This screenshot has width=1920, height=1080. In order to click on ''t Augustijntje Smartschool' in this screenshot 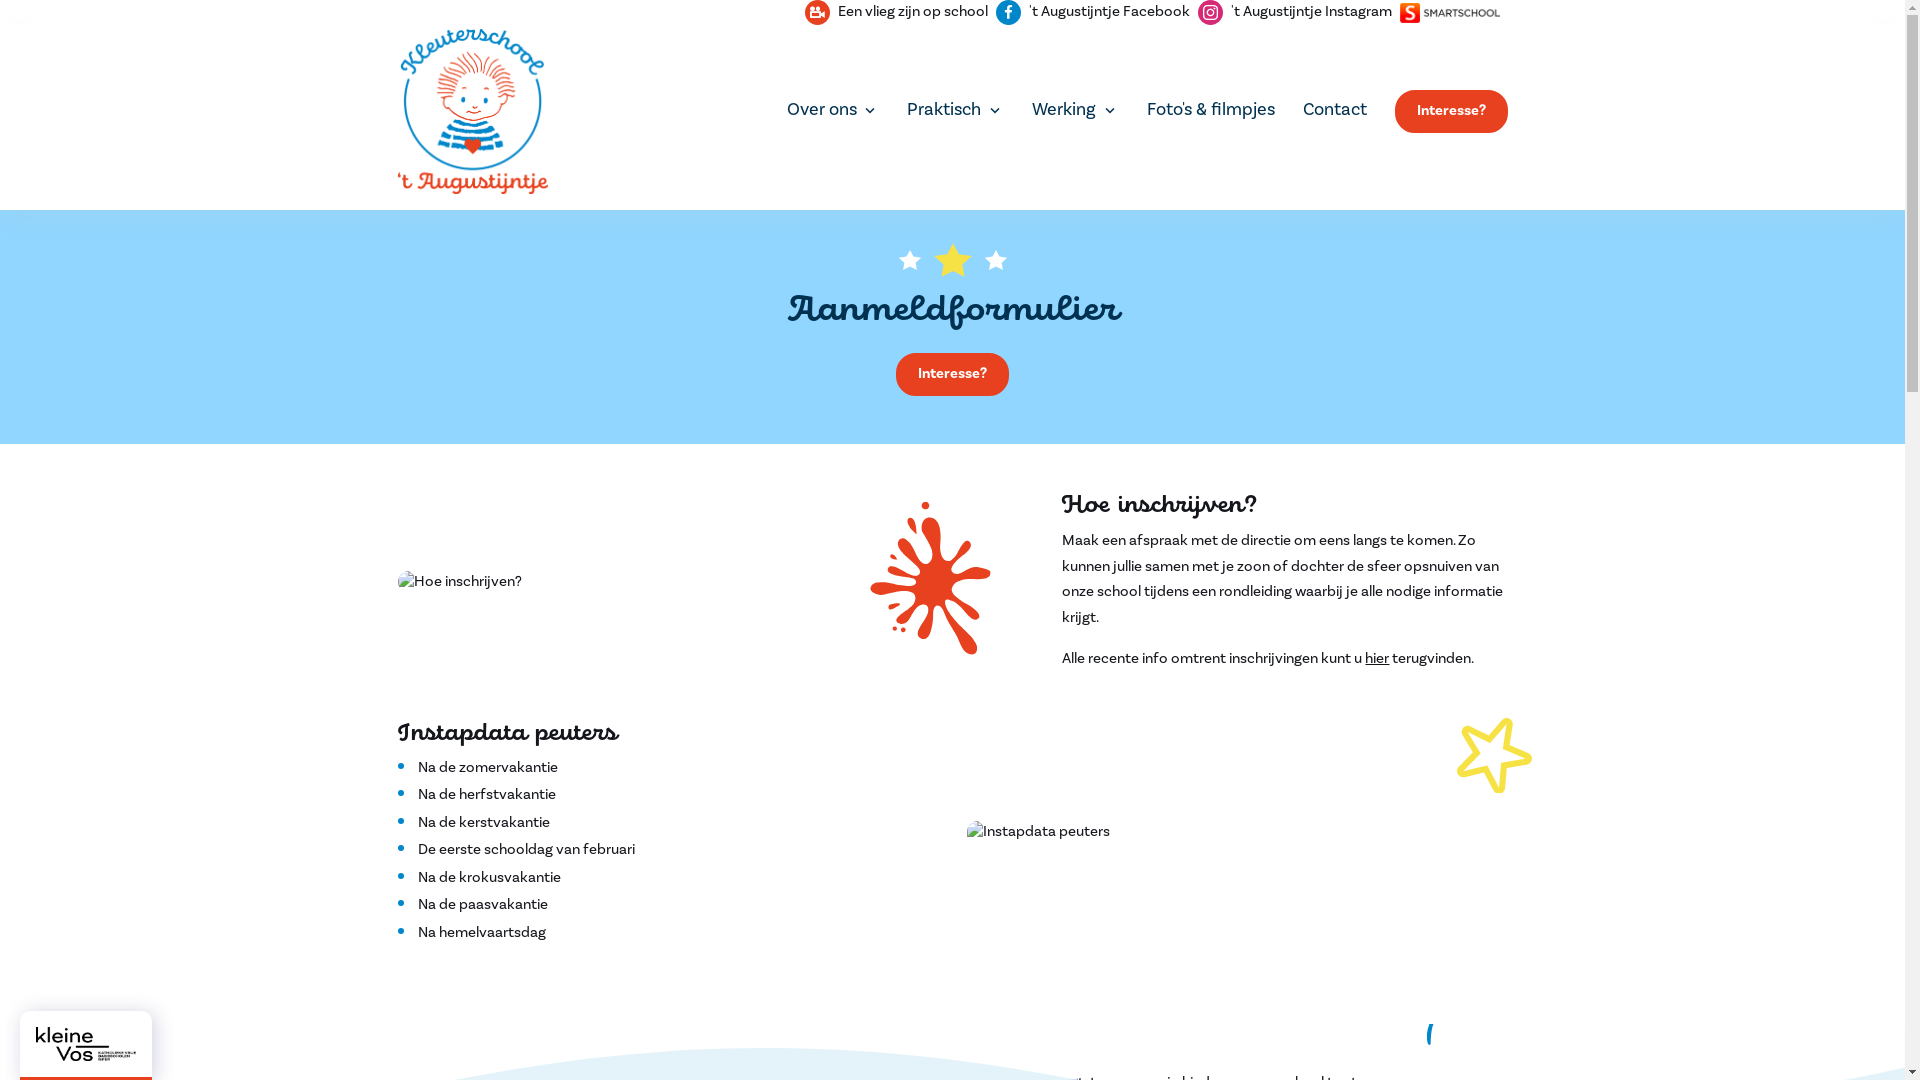, I will do `click(1449, 11)`.